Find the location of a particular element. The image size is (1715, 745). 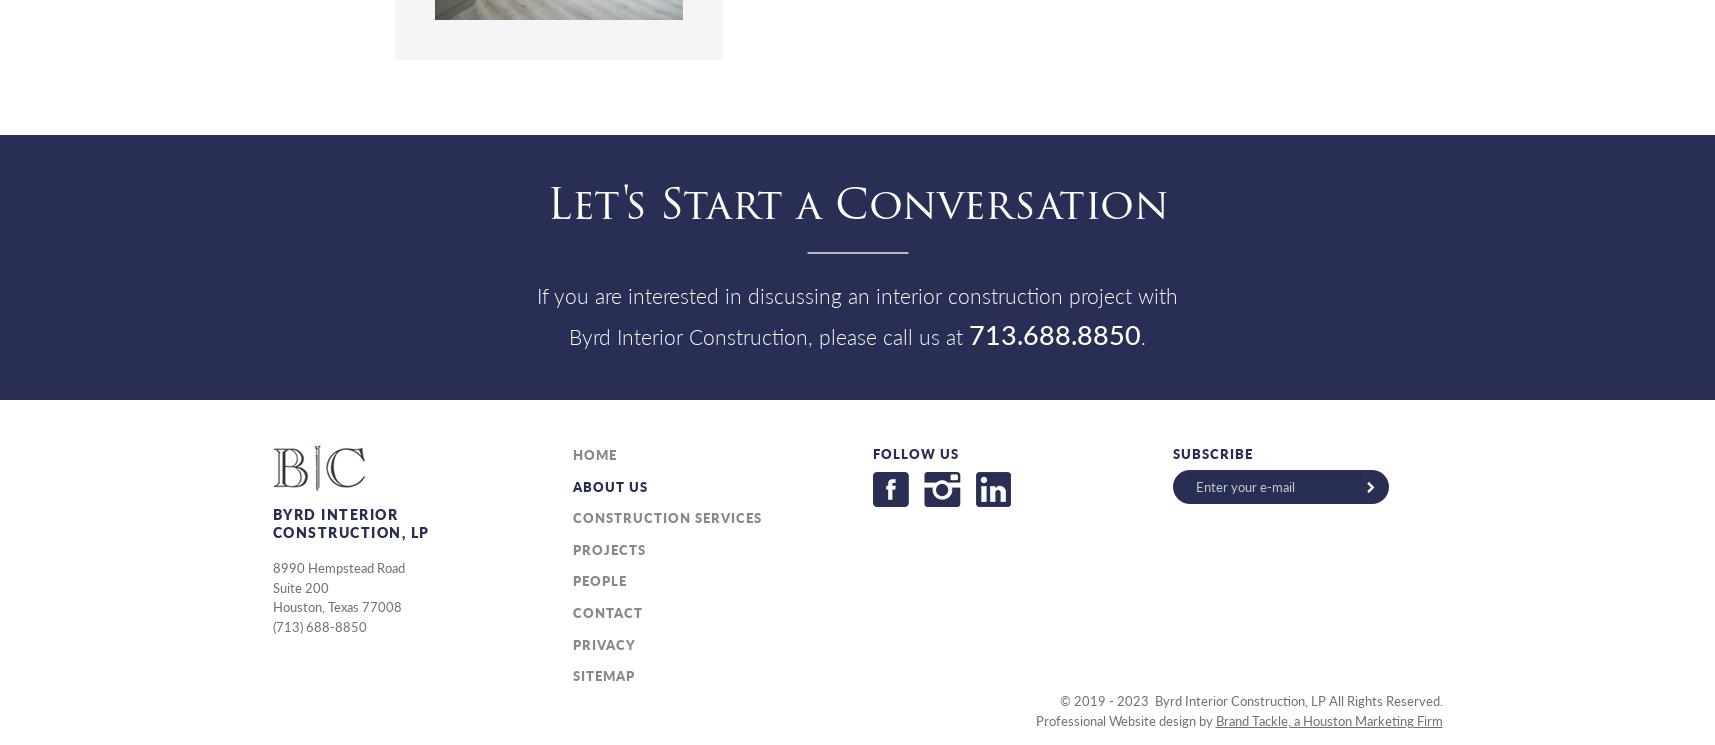

'Projects' is located at coordinates (607, 548).